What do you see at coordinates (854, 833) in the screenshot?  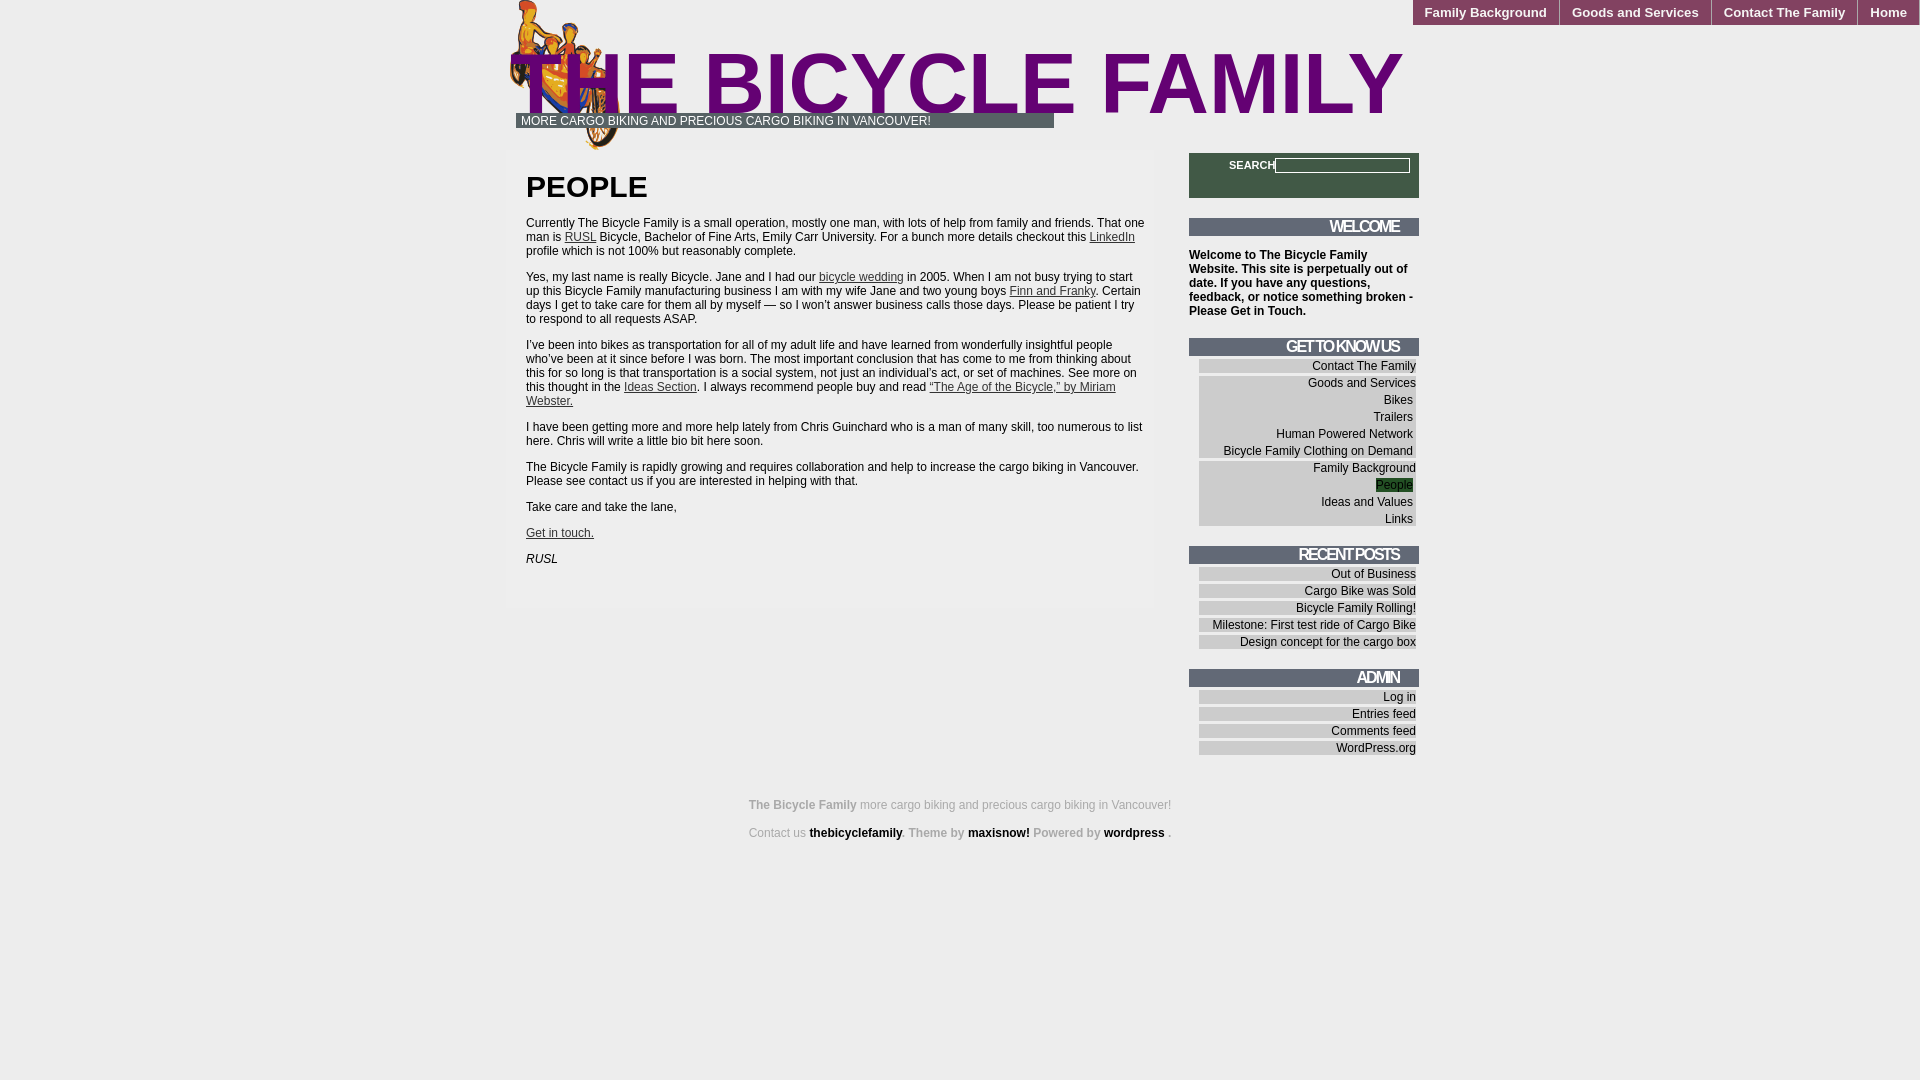 I see `'thebicyclefamily'` at bounding box center [854, 833].